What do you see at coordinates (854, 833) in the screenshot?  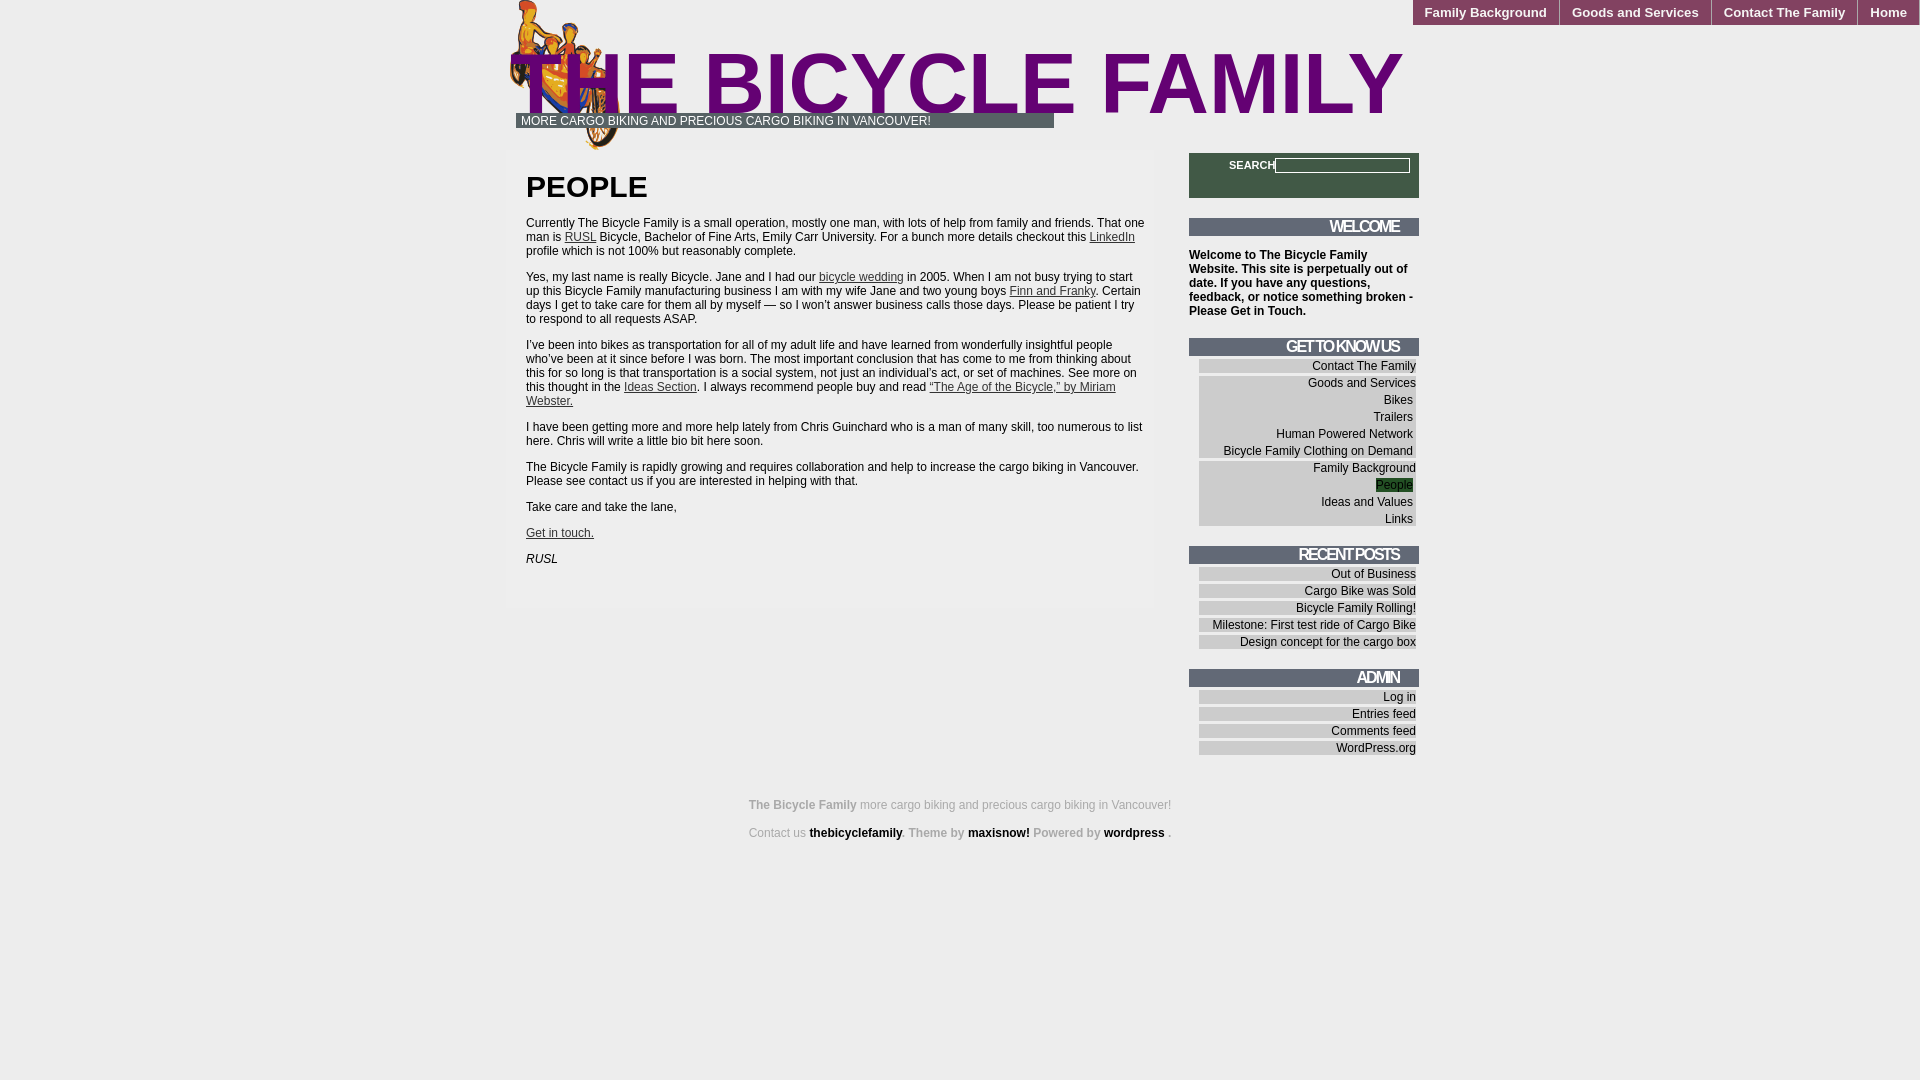 I see `'thebicyclefamily'` at bounding box center [854, 833].